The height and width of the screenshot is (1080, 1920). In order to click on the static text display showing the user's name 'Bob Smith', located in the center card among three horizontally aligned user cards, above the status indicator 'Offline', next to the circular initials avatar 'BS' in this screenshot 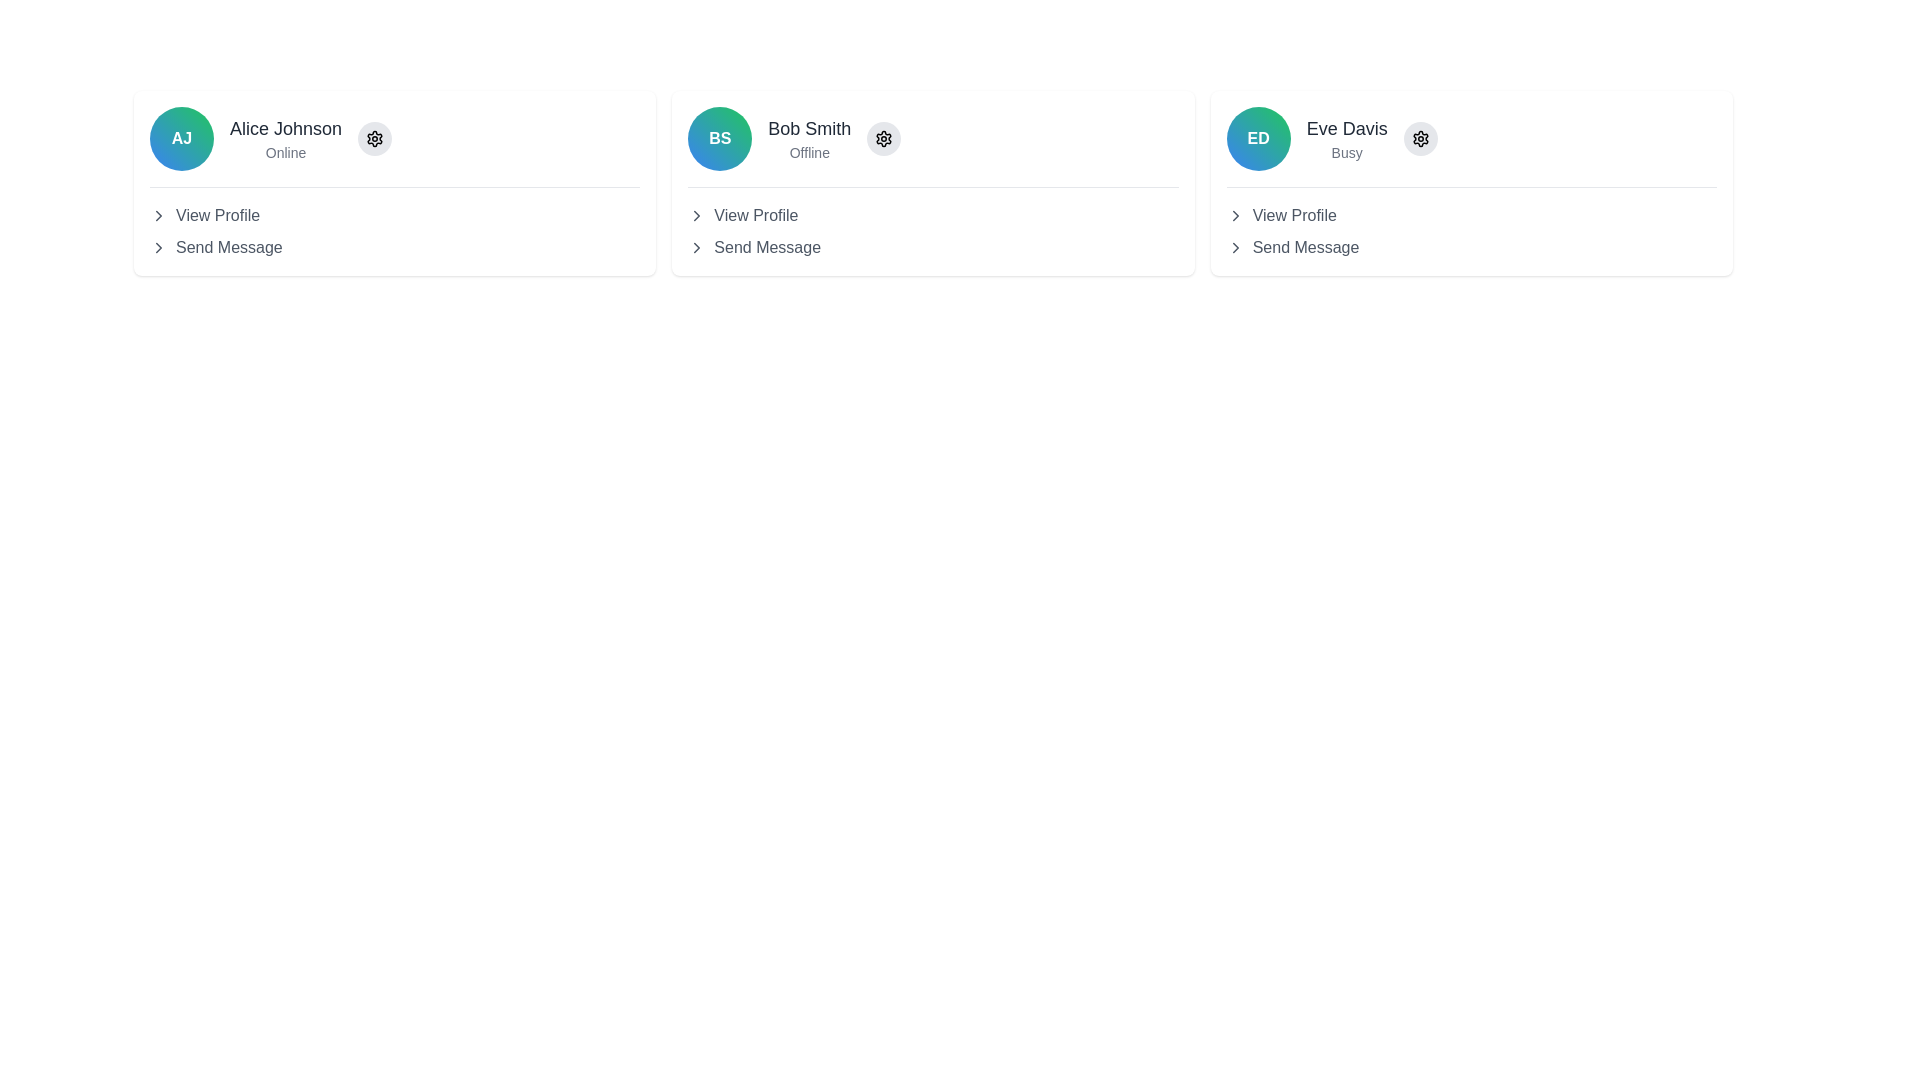, I will do `click(809, 128)`.